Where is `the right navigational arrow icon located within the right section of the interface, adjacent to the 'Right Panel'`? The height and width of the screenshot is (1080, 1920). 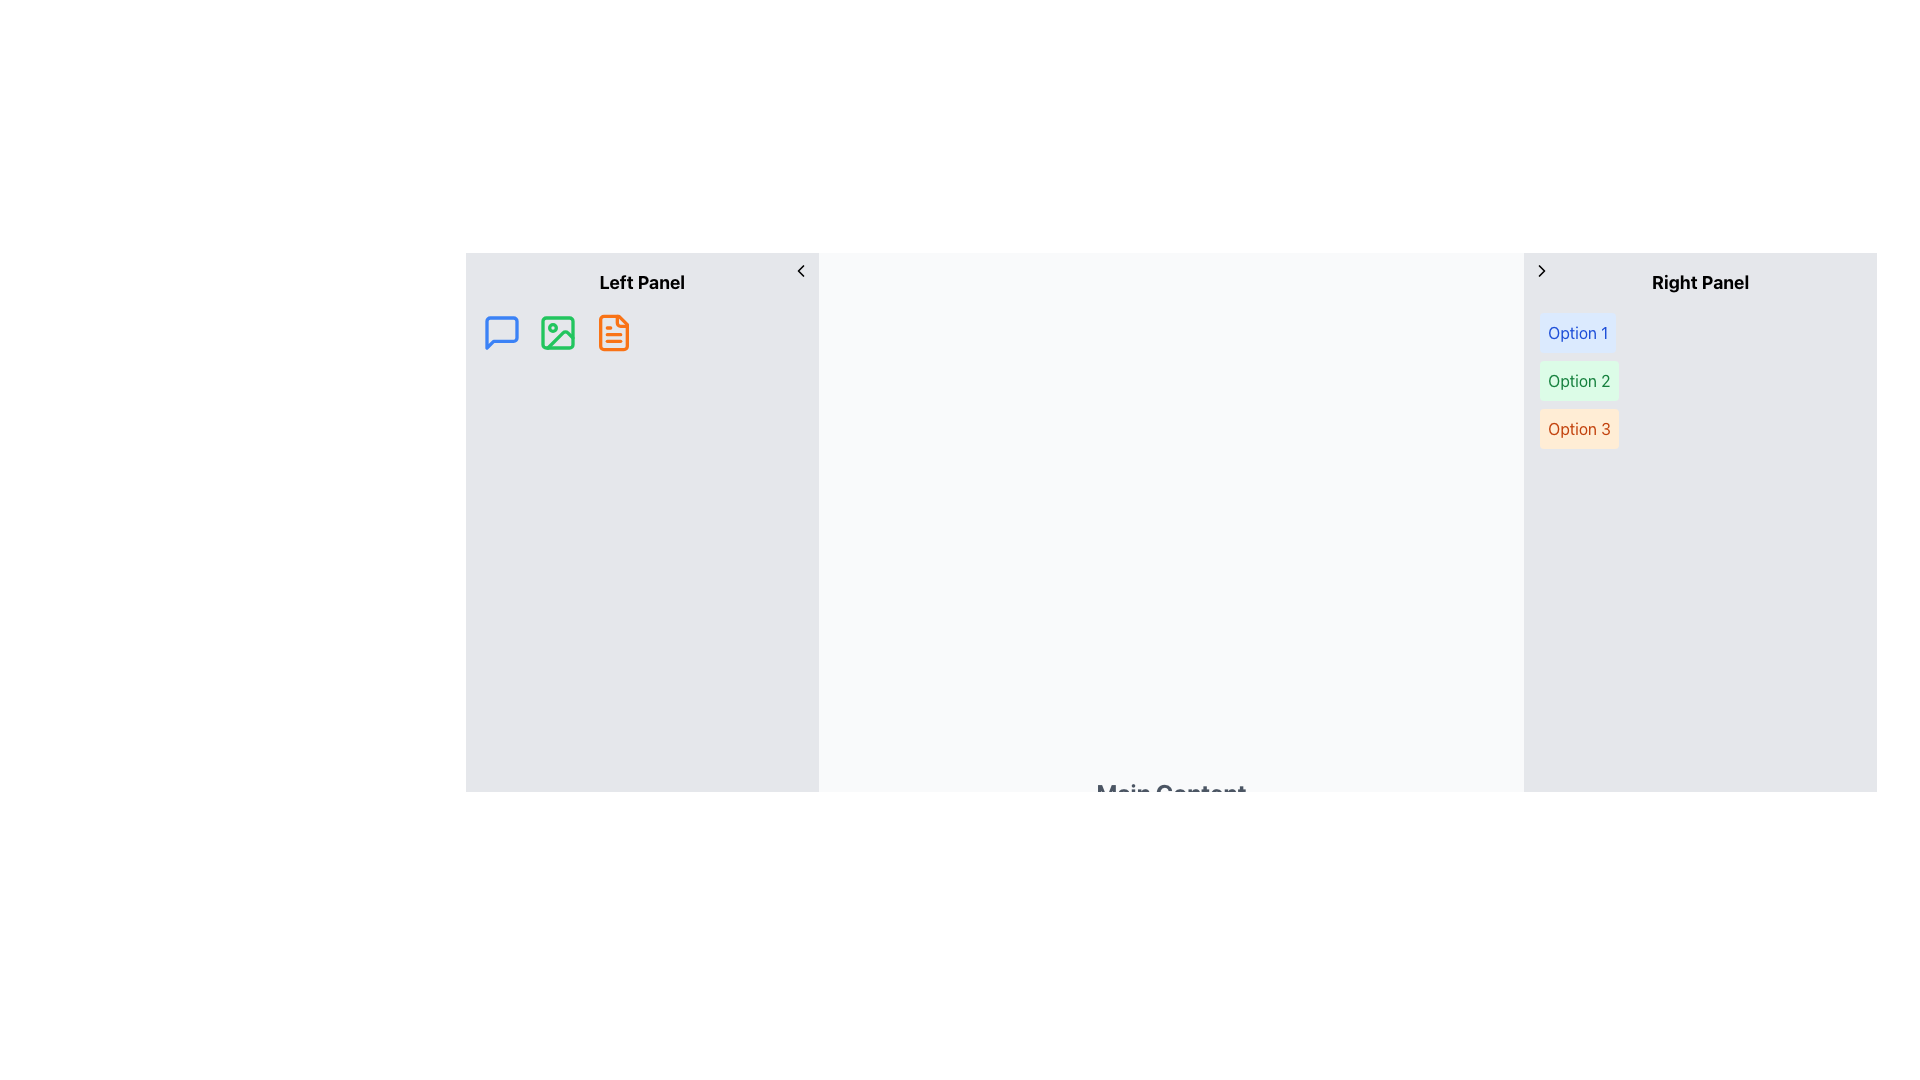 the right navigational arrow icon located within the right section of the interface, adjacent to the 'Right Panel' is located at coordinates (1541, 270).